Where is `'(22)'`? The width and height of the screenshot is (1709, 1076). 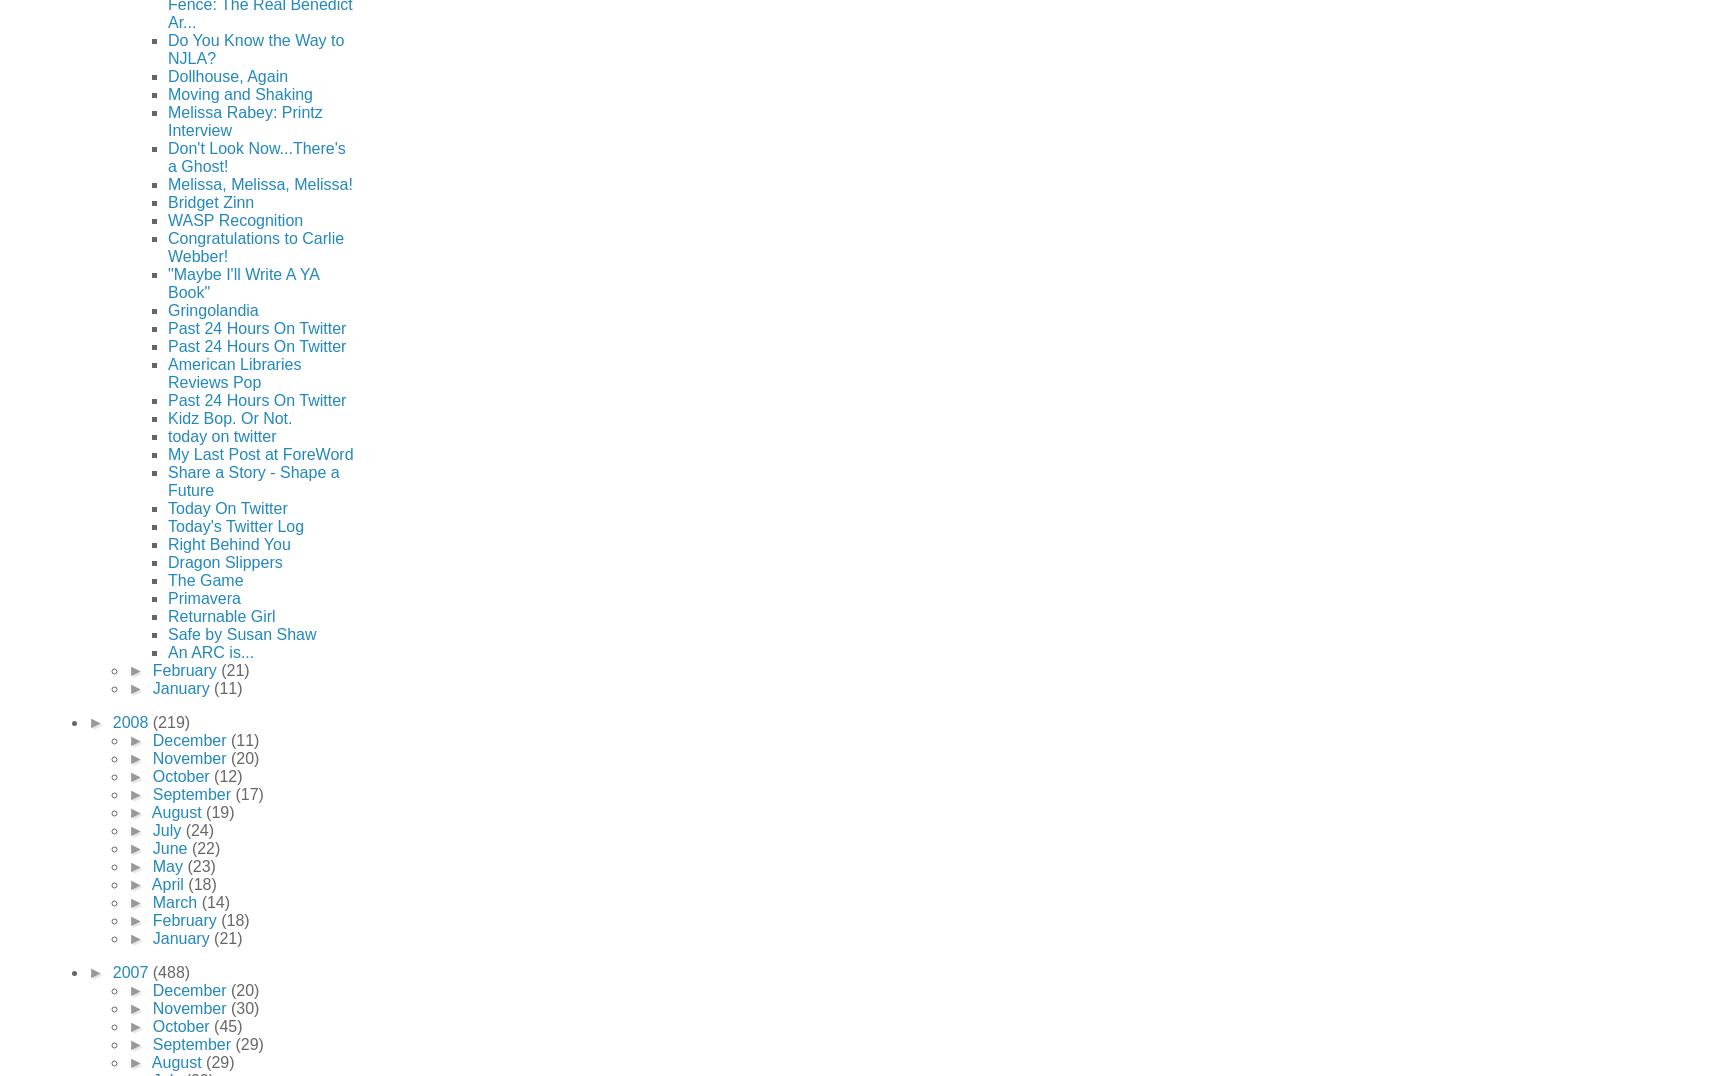 '(22)' is located at coordinates (204, 846).